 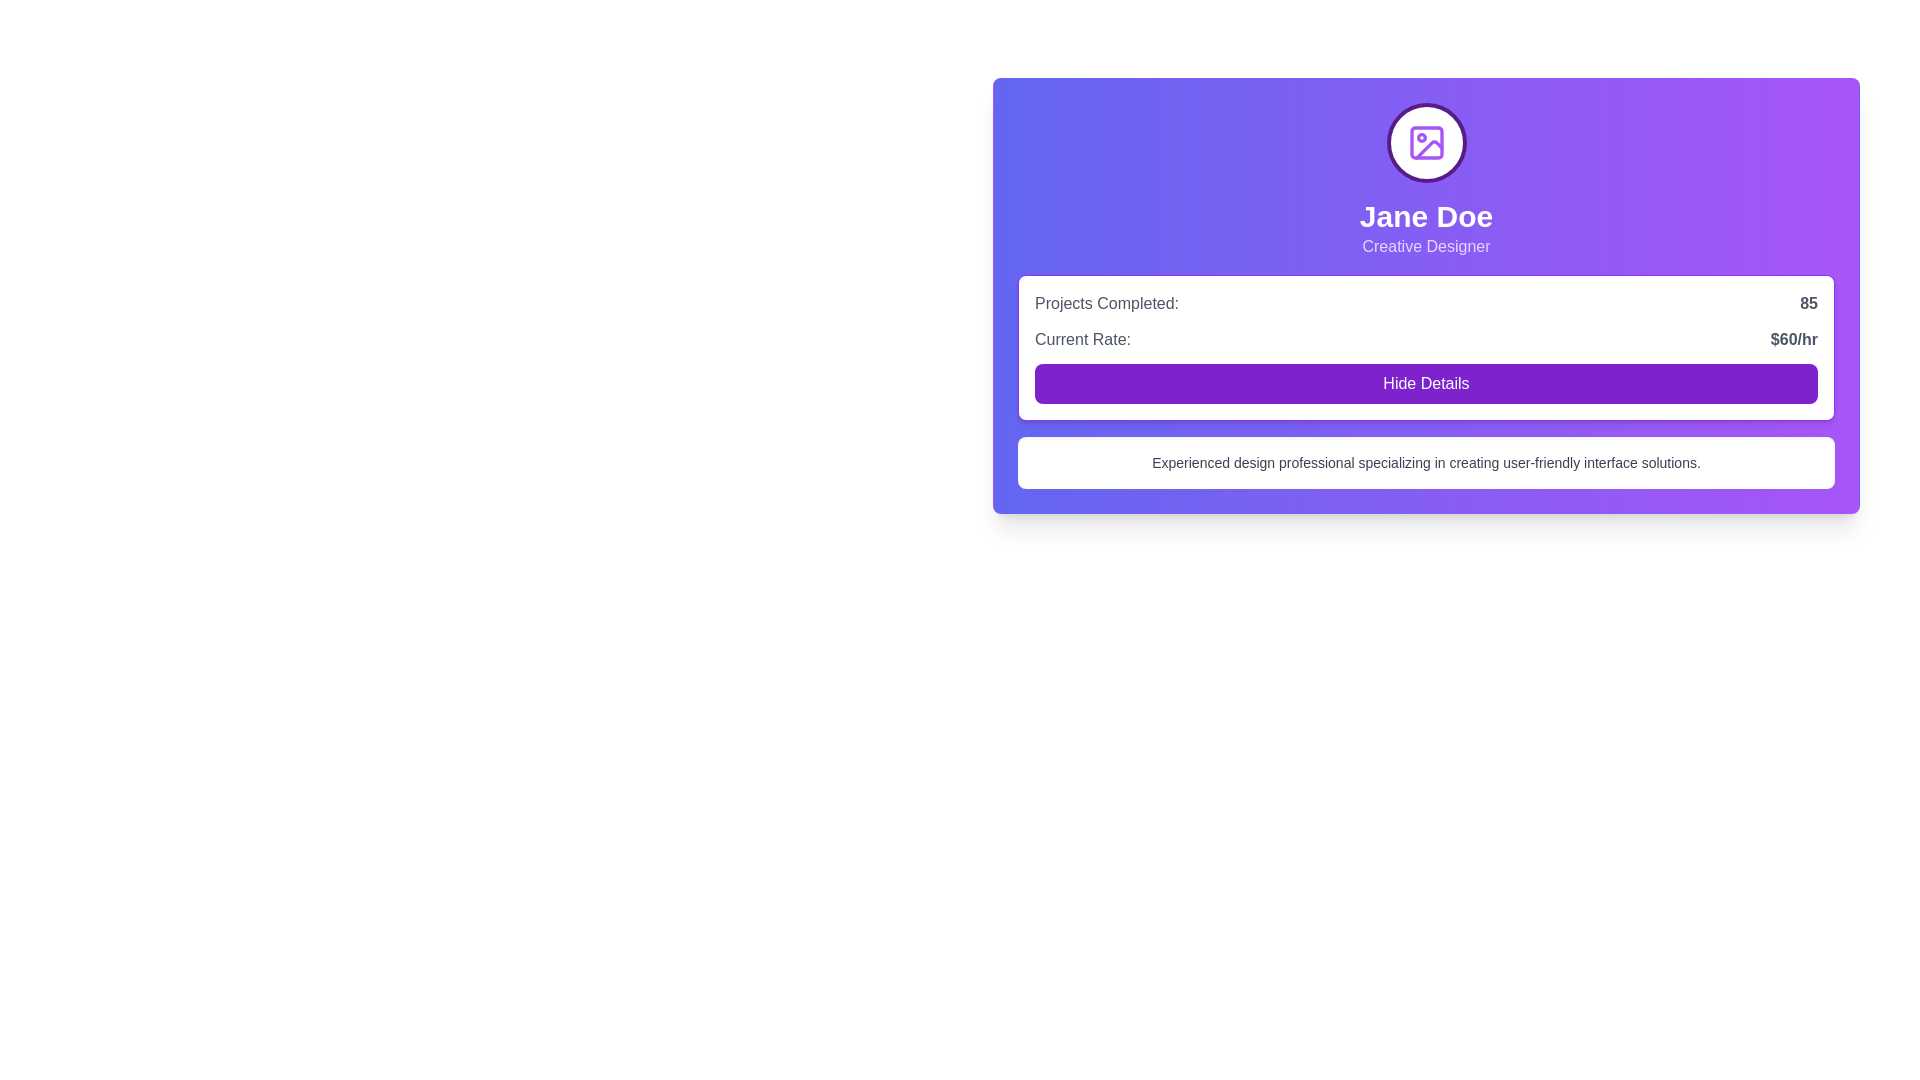 What do you see at coordinates (1809, 304) in the screenshot?
I see `the text displaying the number of projects completed, located in the upper-middle area of the content card, right next to 'Projects Completed:'` at bounding box center [1809, 304].